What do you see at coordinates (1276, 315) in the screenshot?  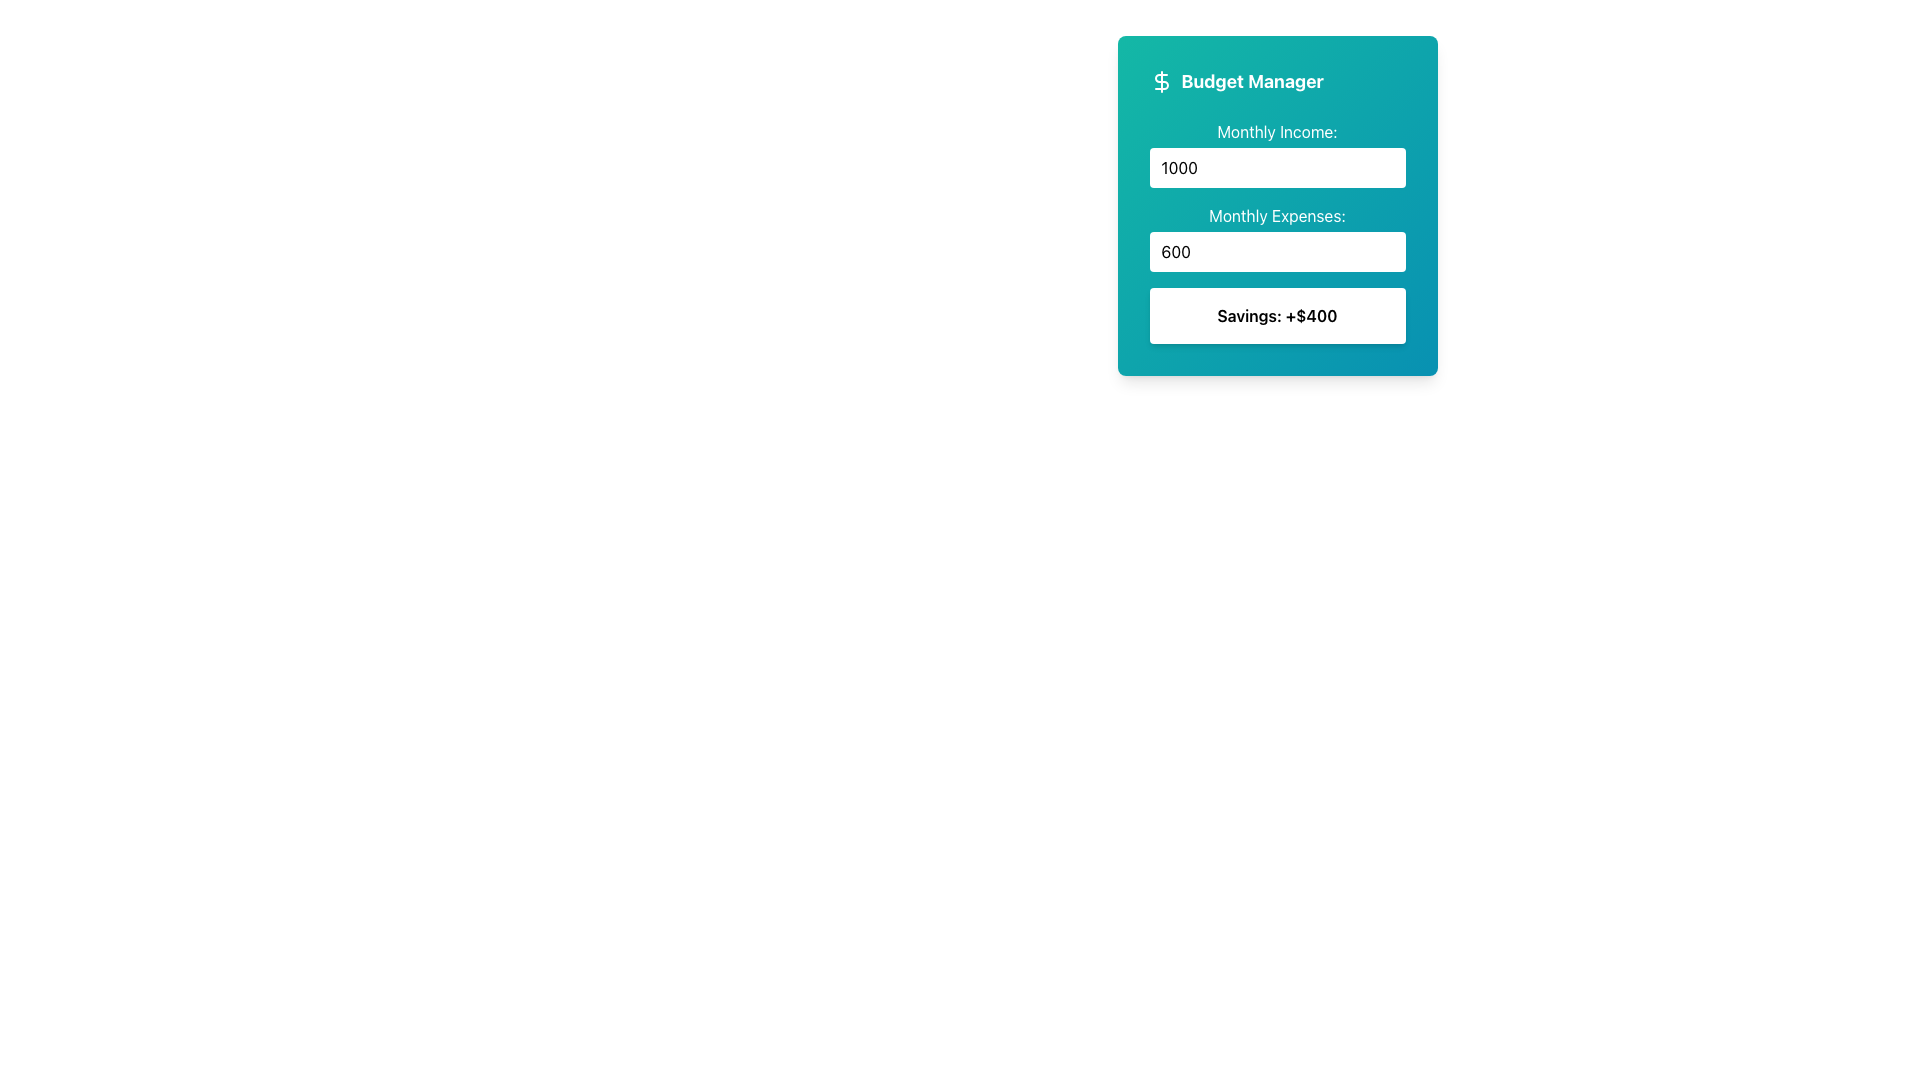 I see `the 'Savings: +$400' text display element, which is prominently styled in bold and located at the bottom of the budget management interface` at bounding box center [1276, 315].